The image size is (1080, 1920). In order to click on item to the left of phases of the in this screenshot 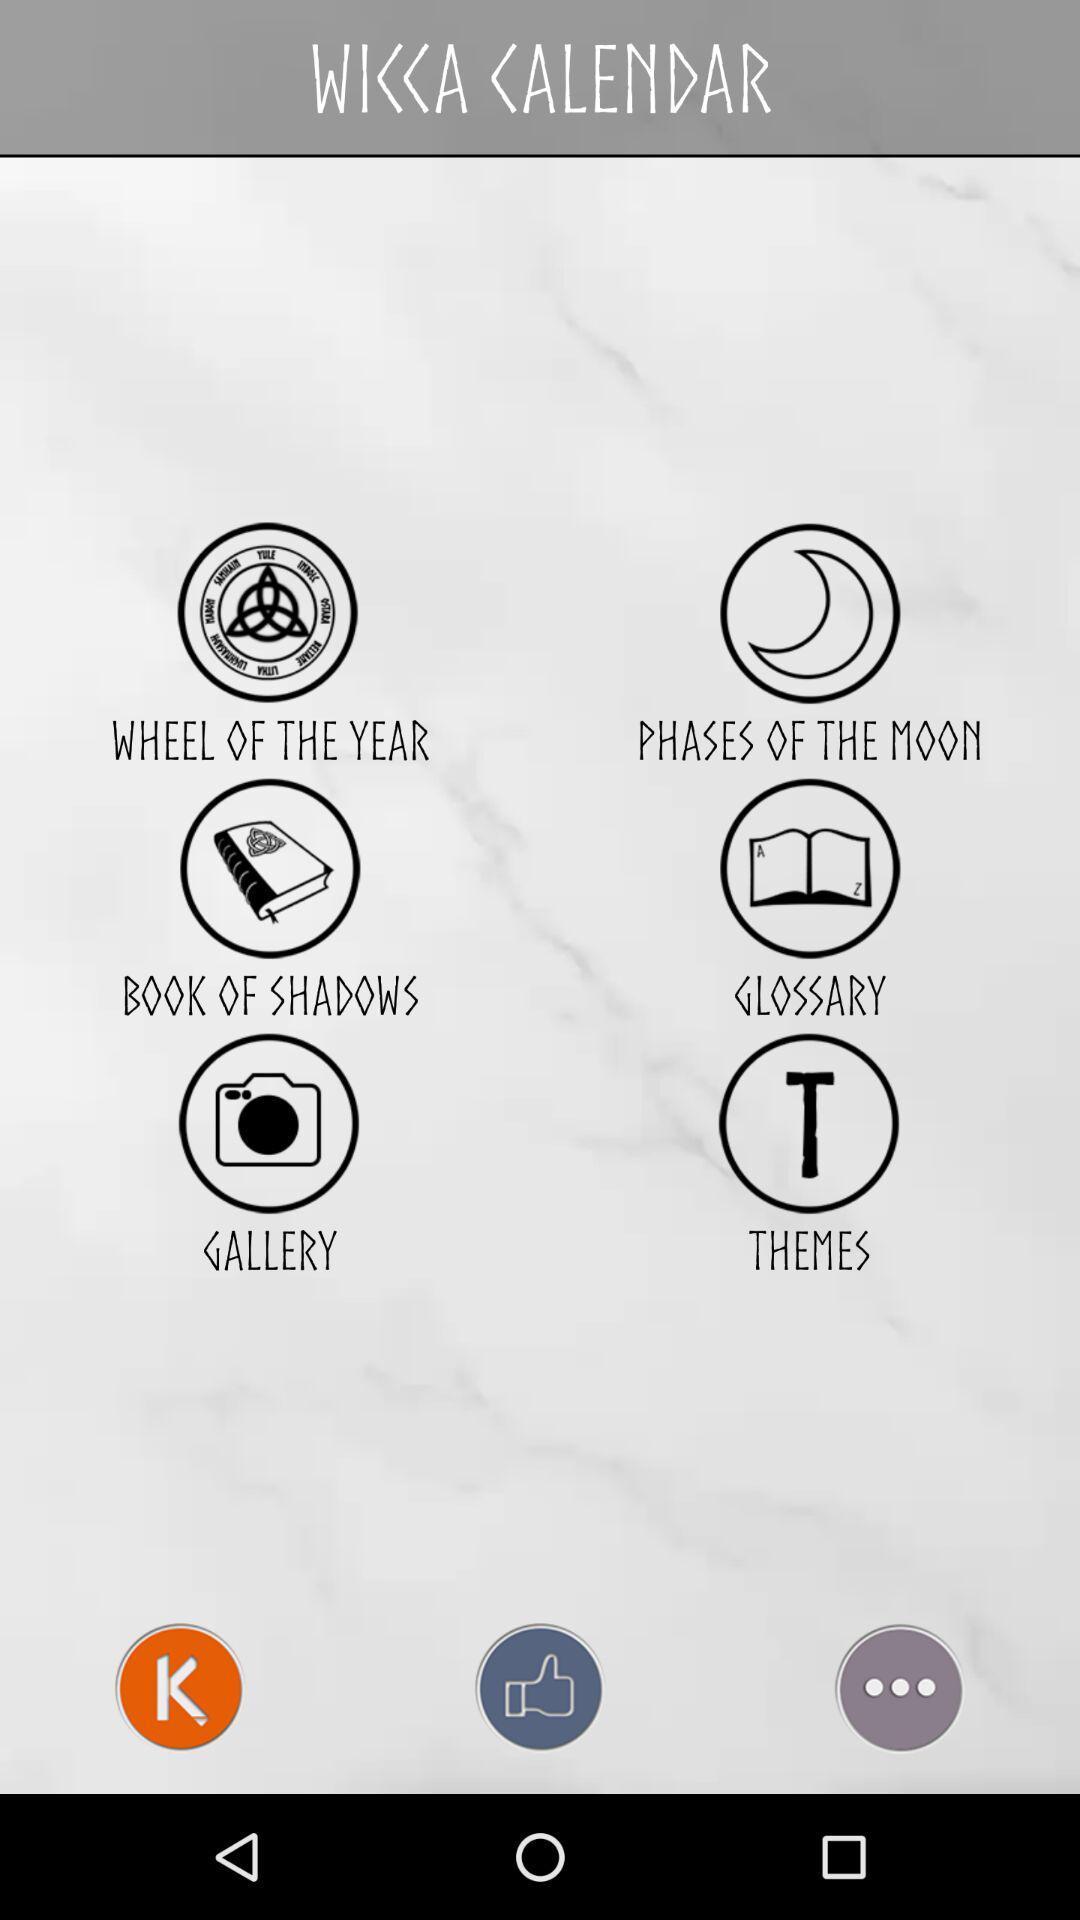, I will do `click(268, 868)`.